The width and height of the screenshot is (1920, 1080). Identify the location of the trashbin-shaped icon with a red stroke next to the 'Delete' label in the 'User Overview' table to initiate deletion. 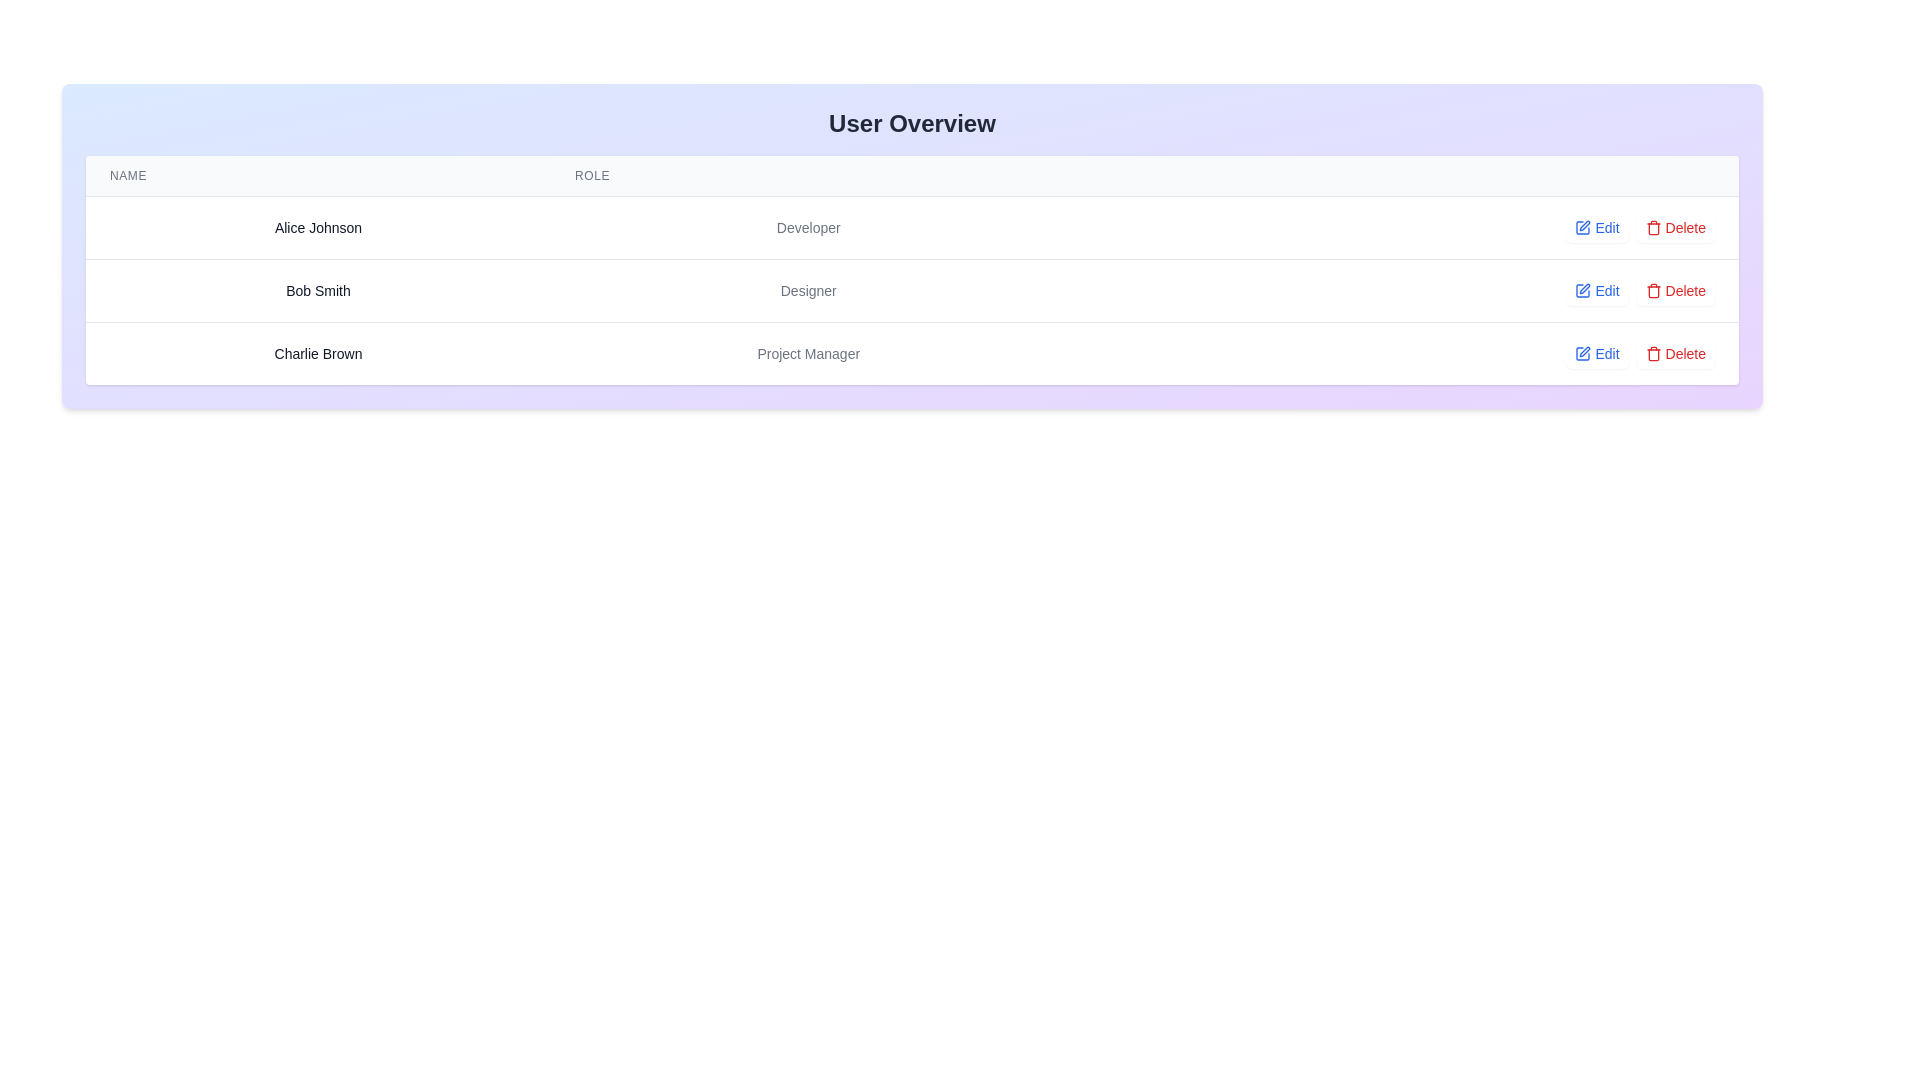
(1653, 290).